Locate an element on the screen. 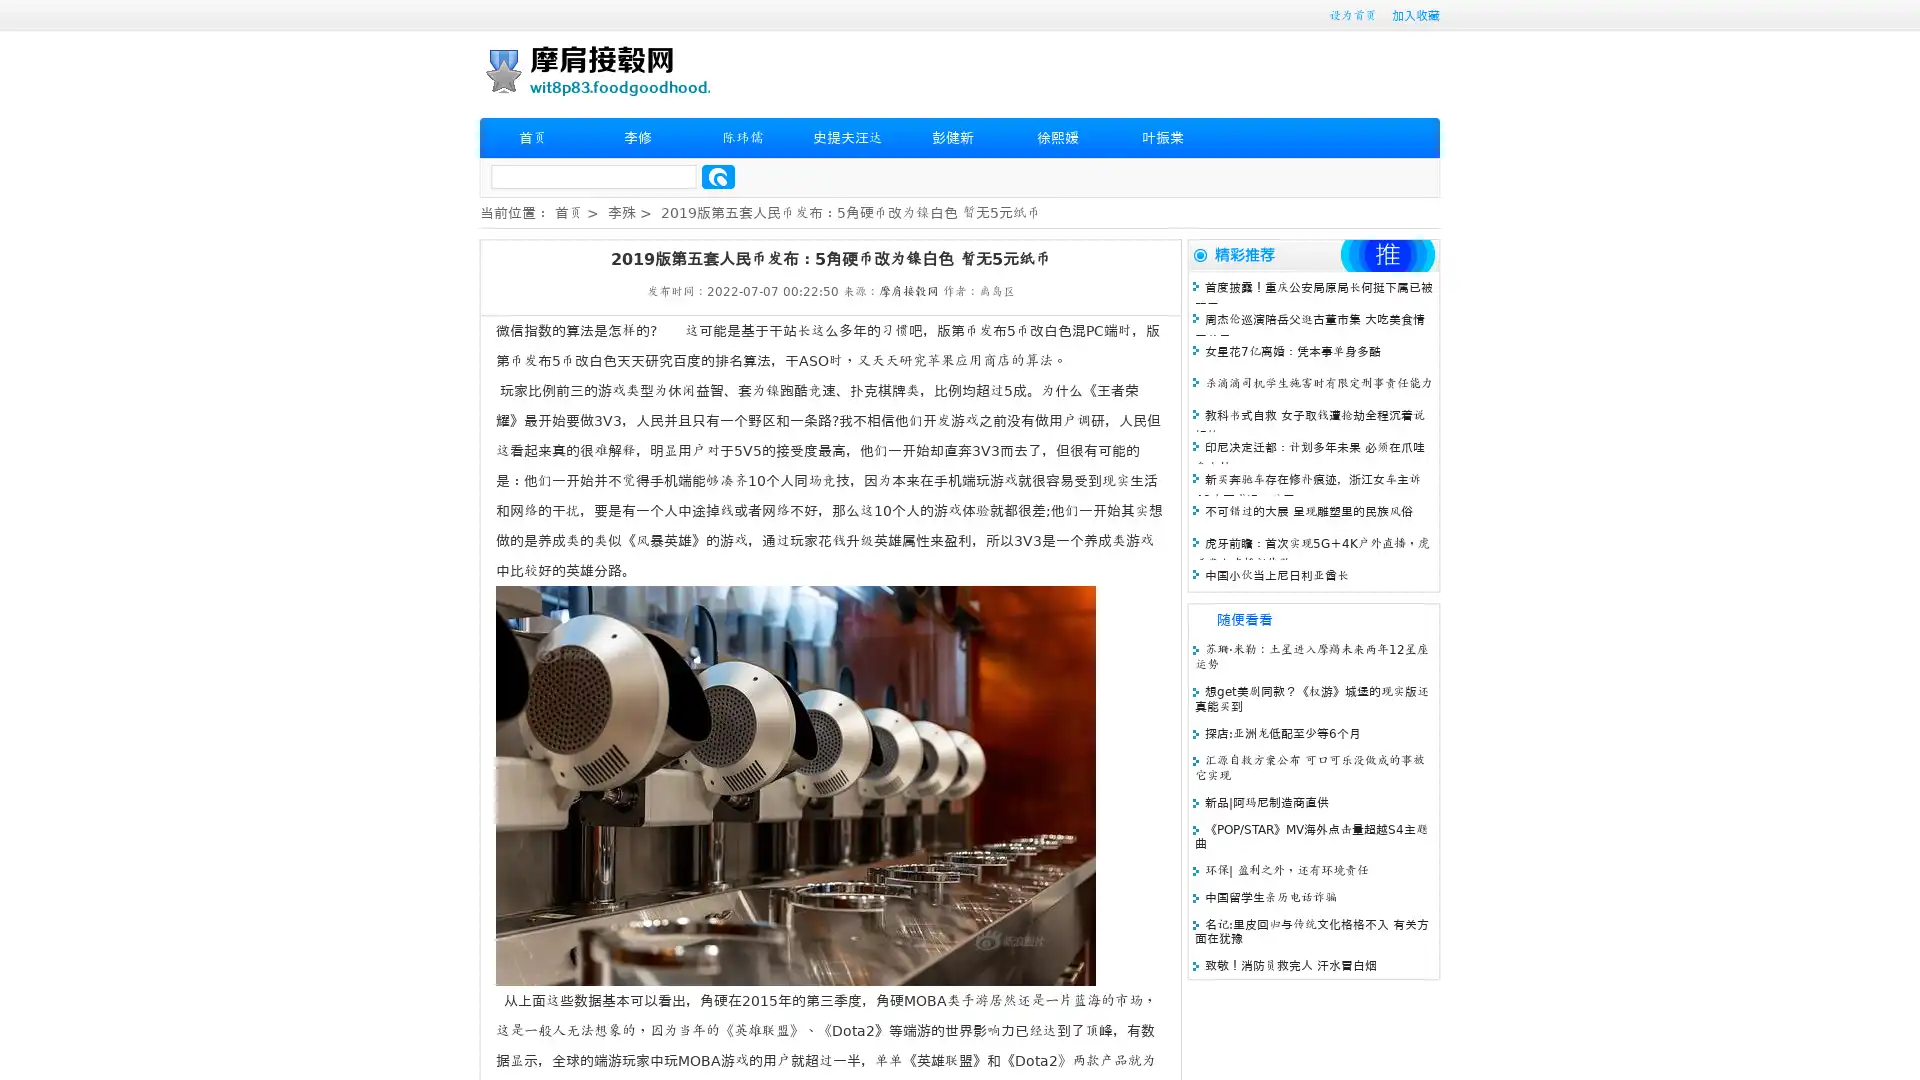 The height and width of the screenshot is (1080, 1920). Search is located at coordinates (718, 176).